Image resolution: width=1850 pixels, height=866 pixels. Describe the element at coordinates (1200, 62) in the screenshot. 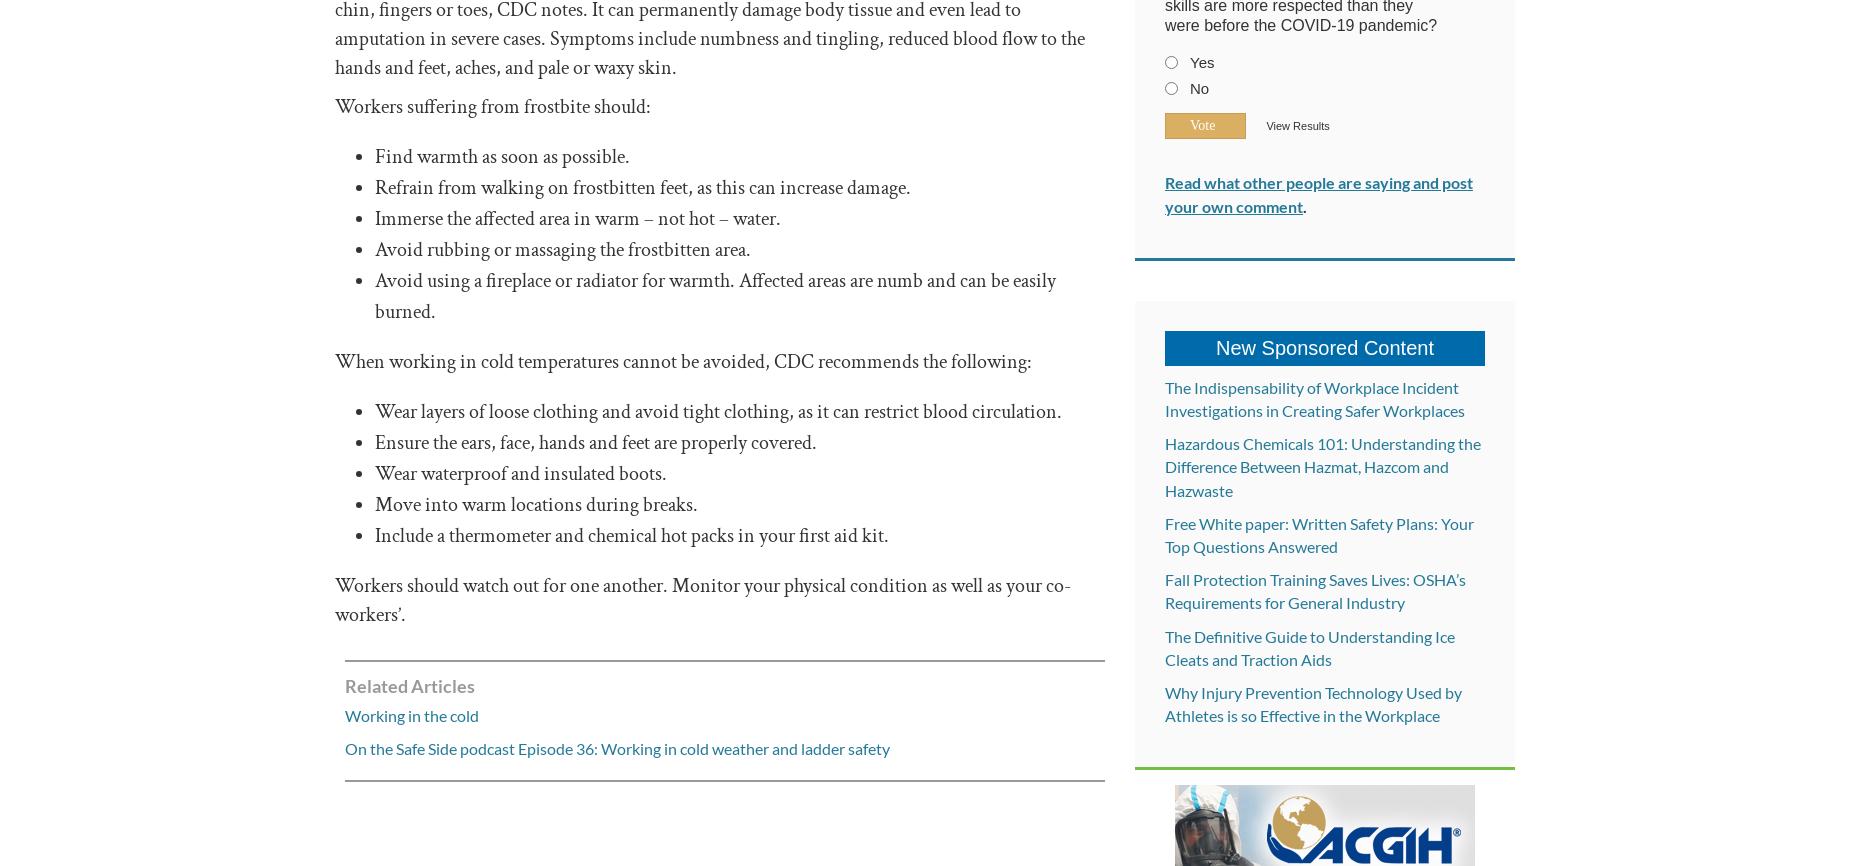

I see `'Yes'` at that location.